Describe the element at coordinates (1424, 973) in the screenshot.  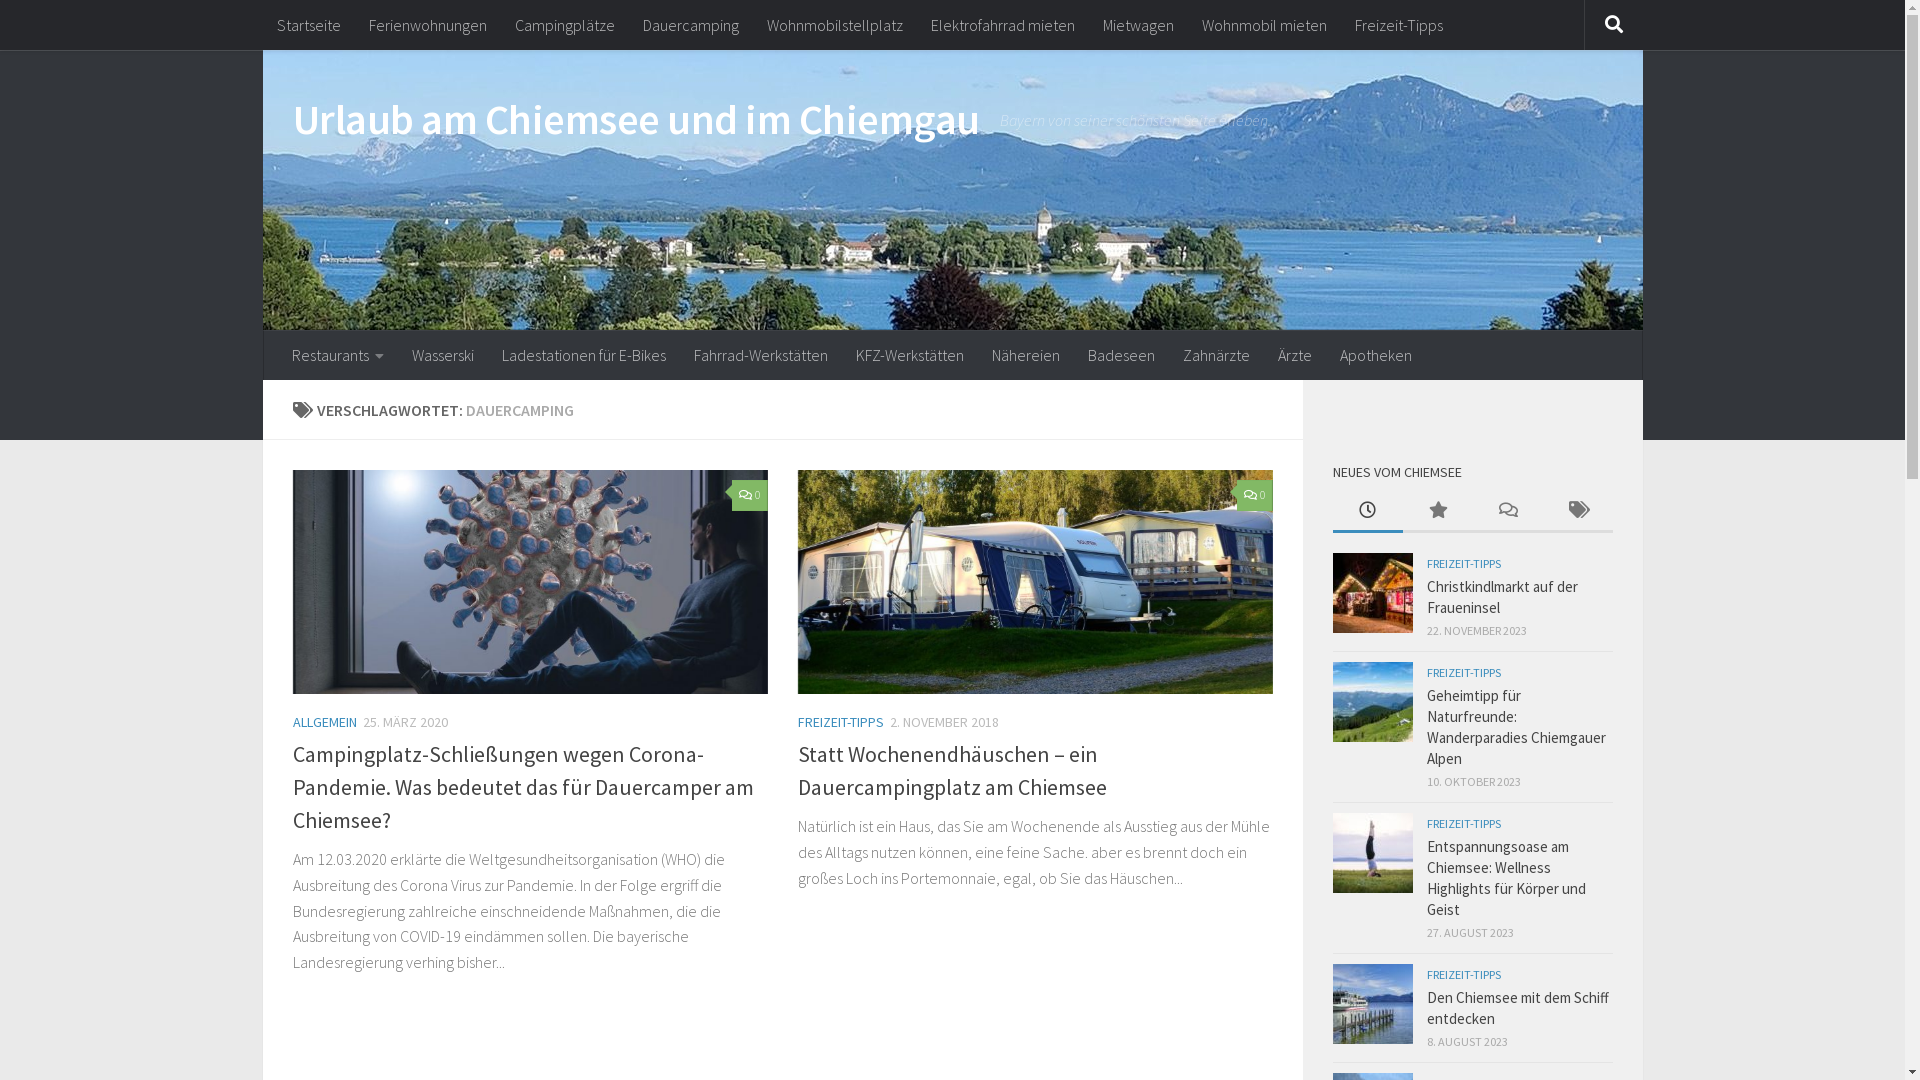
I see `'FREIZEIT-TIPPS'` at that location.